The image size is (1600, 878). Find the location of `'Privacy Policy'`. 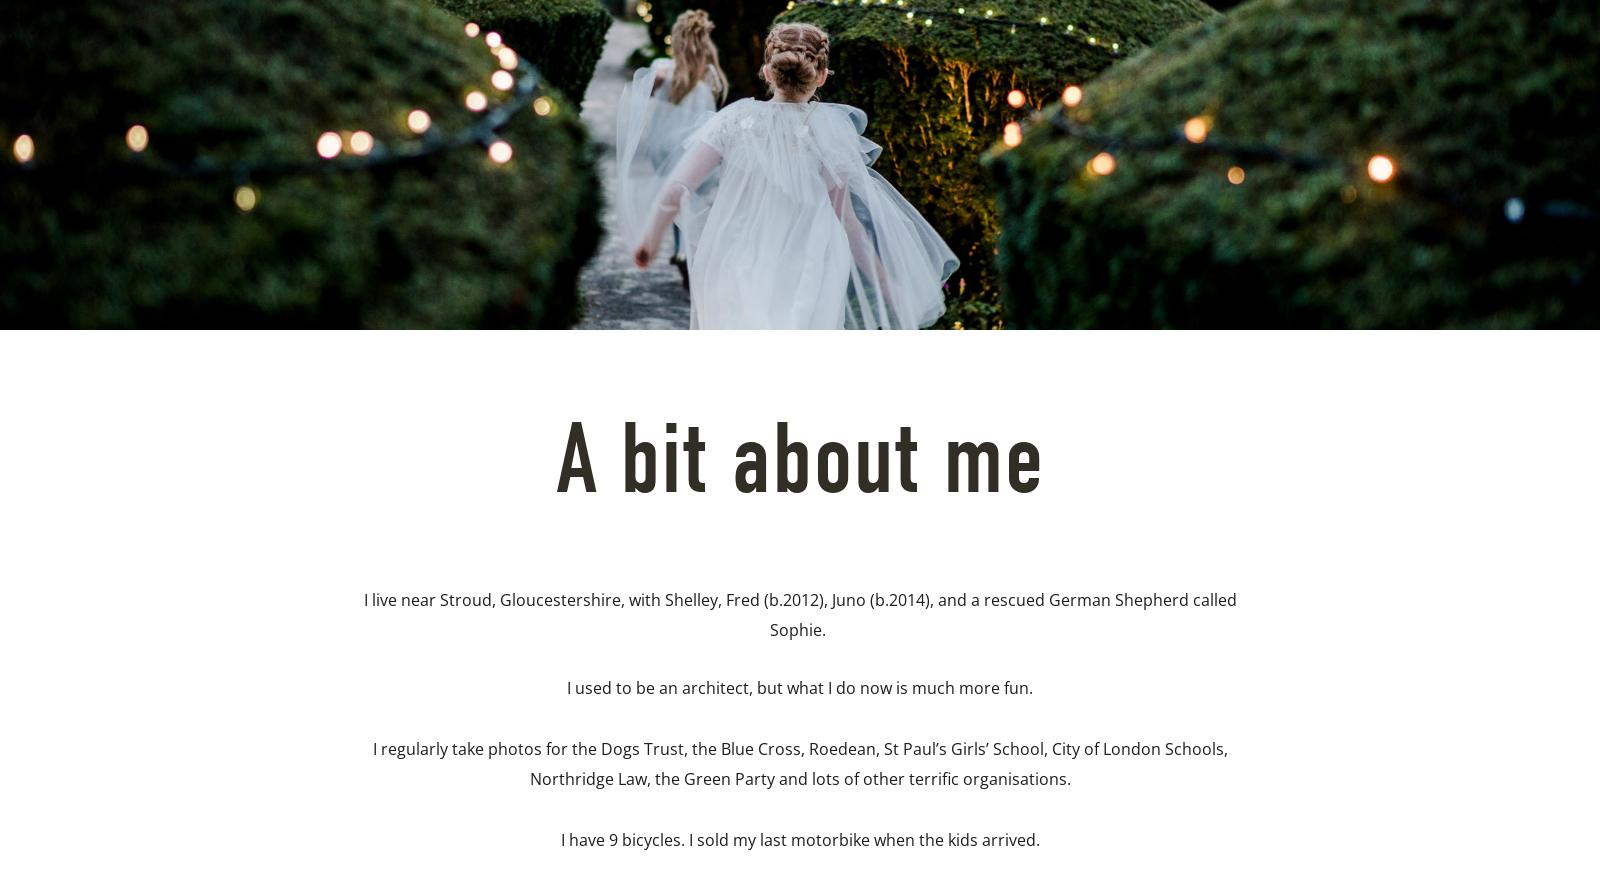

'Privacy Policy' is located at coordinates (580, 340).